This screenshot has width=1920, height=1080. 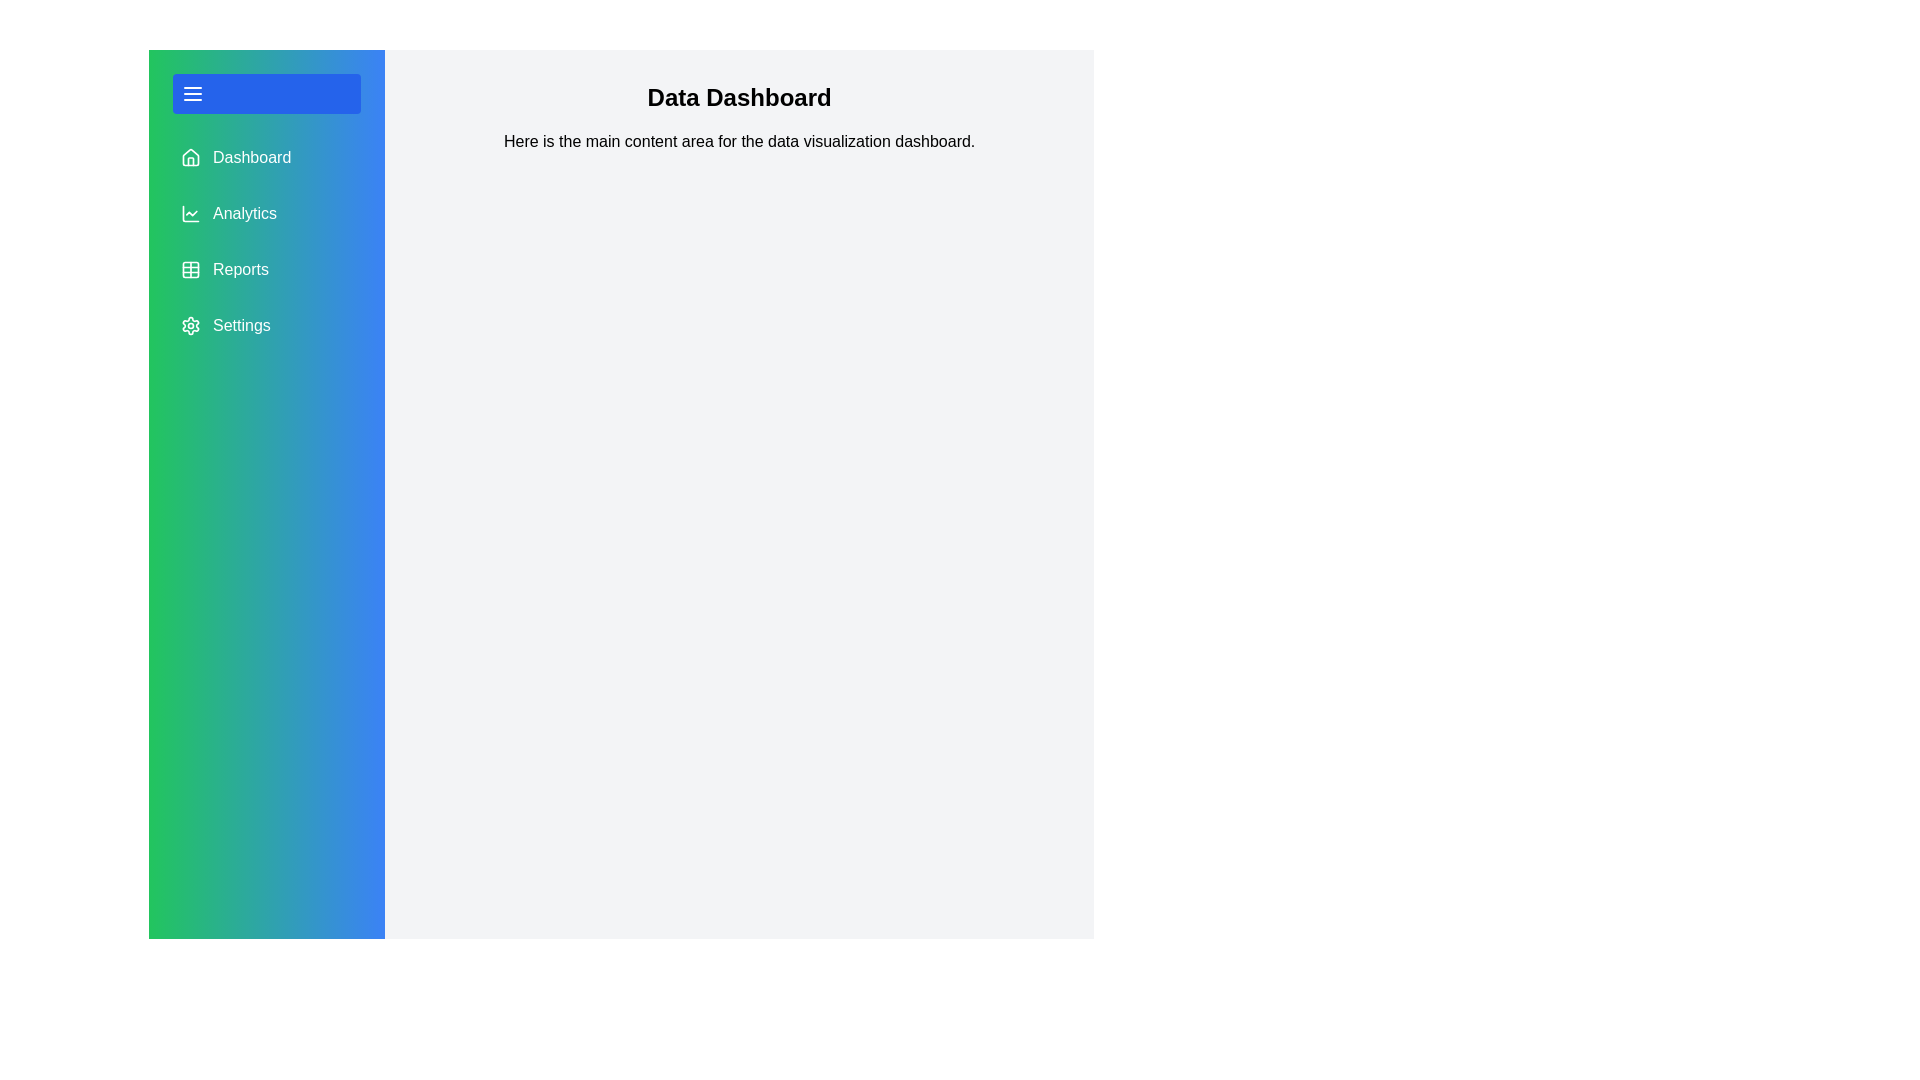 I want to click on the menu item Analytics in the side drawer, so click(x=266, y=213).